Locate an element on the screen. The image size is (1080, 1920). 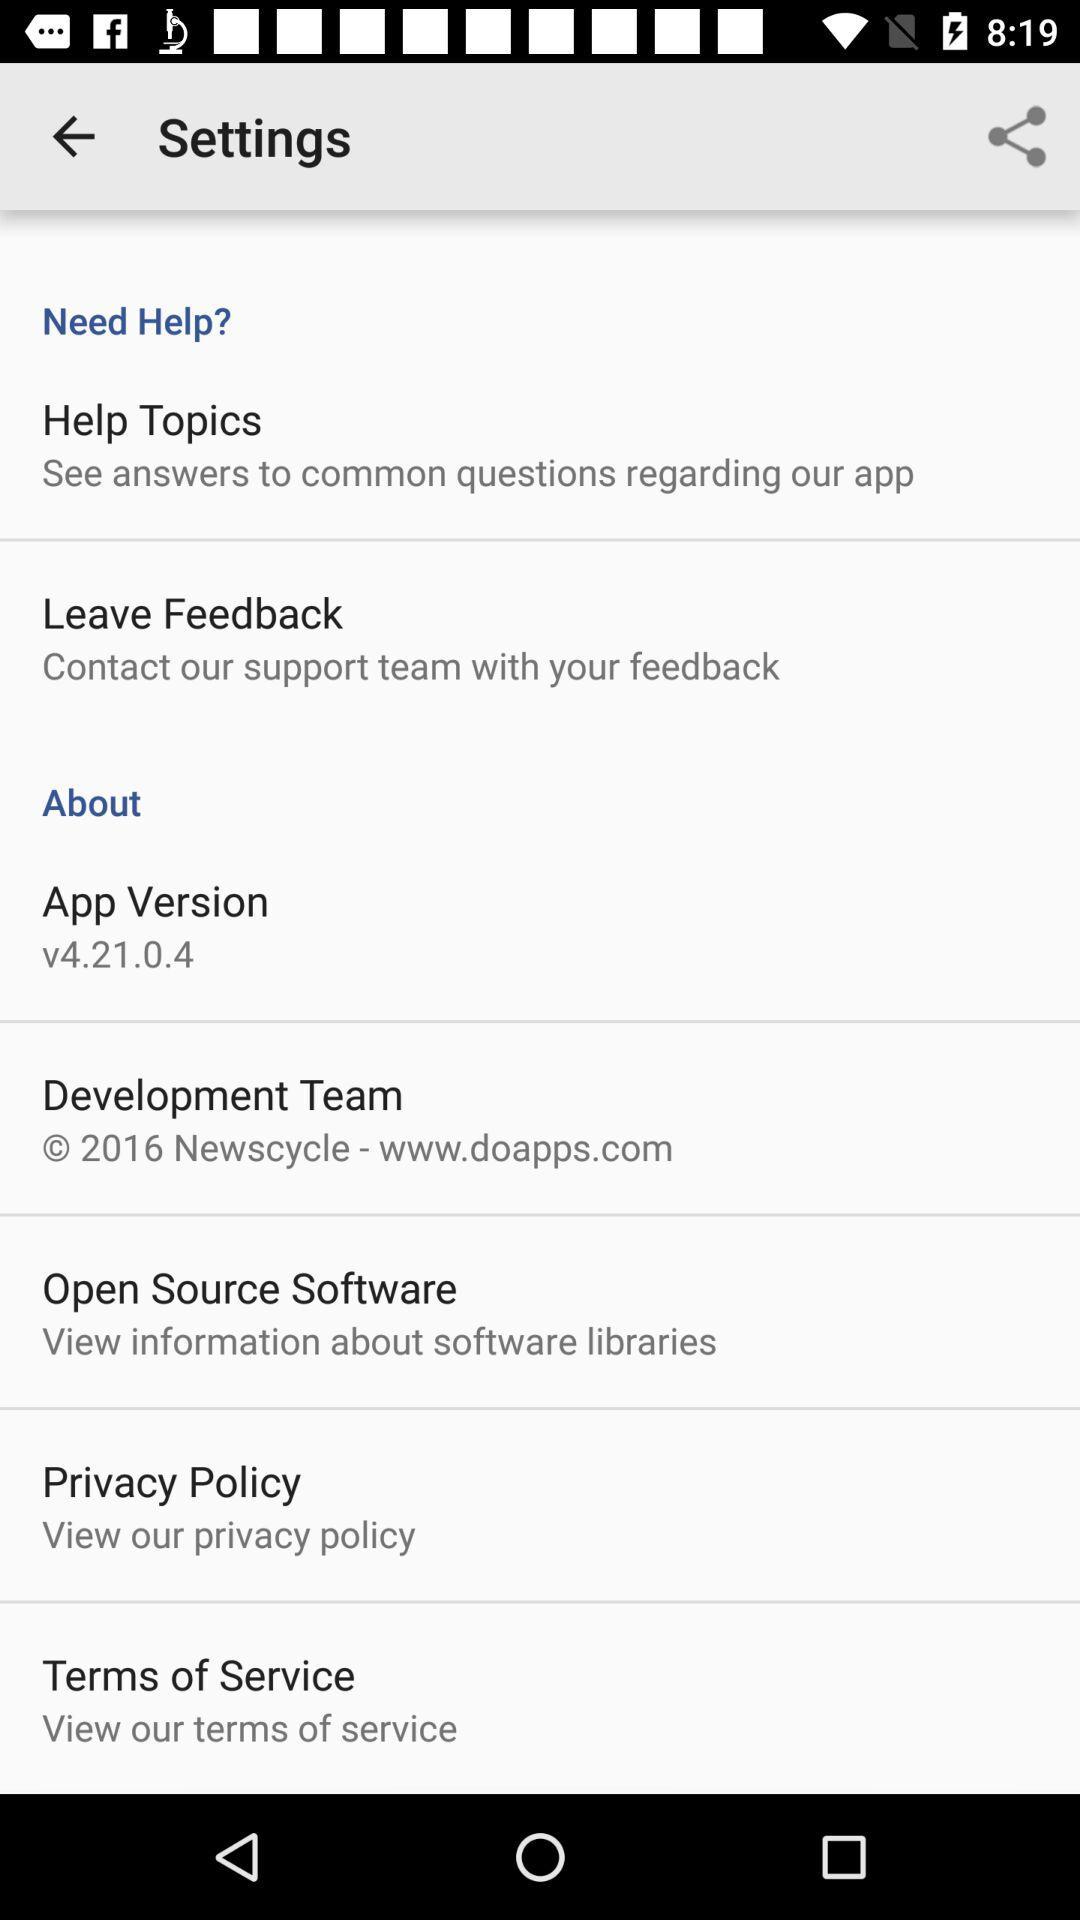
icon above 2016 newscycle www icon is located at coordinates (222, 1092).